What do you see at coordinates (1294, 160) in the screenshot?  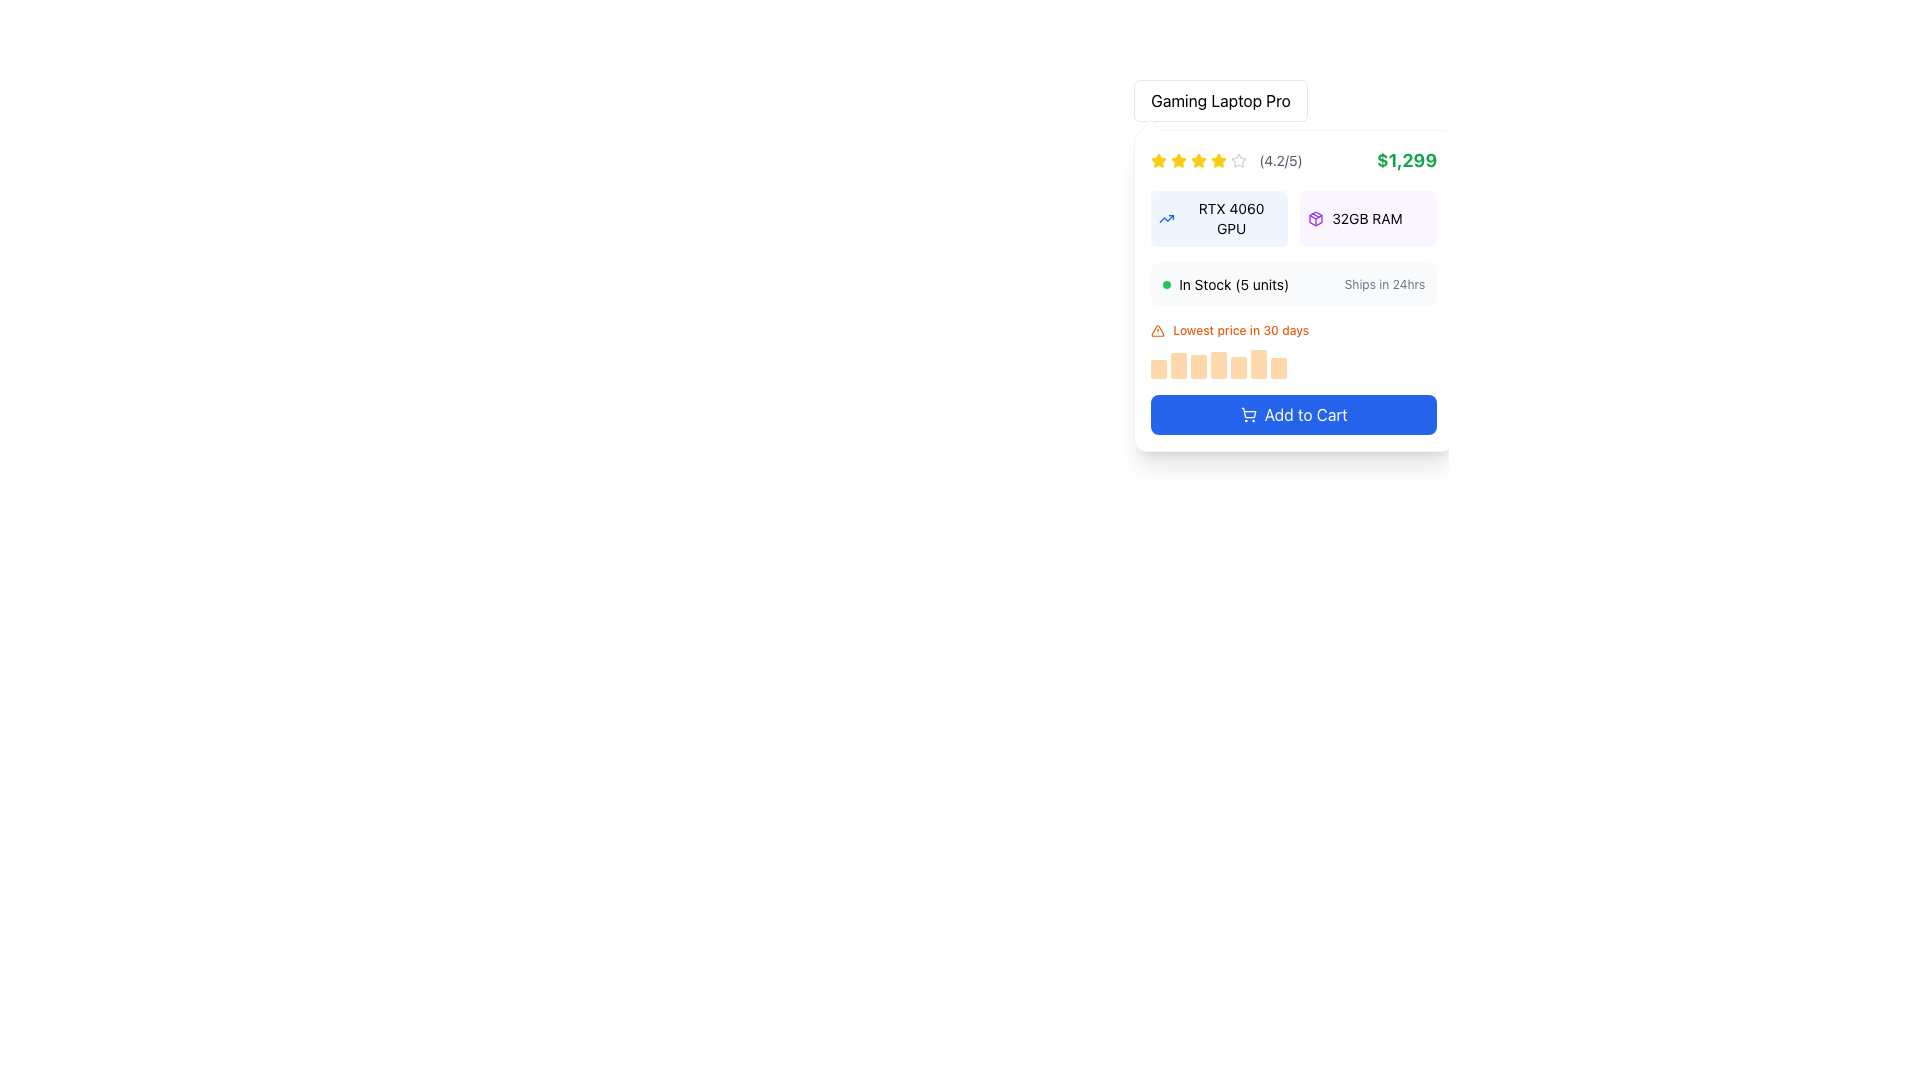 I see `the Rating and price information display showing a rating of '(4.2/5)' and a price of '$1,299', which is located below the title 'Gaming Laptop Pro'` at bounding box center [1294, 160].